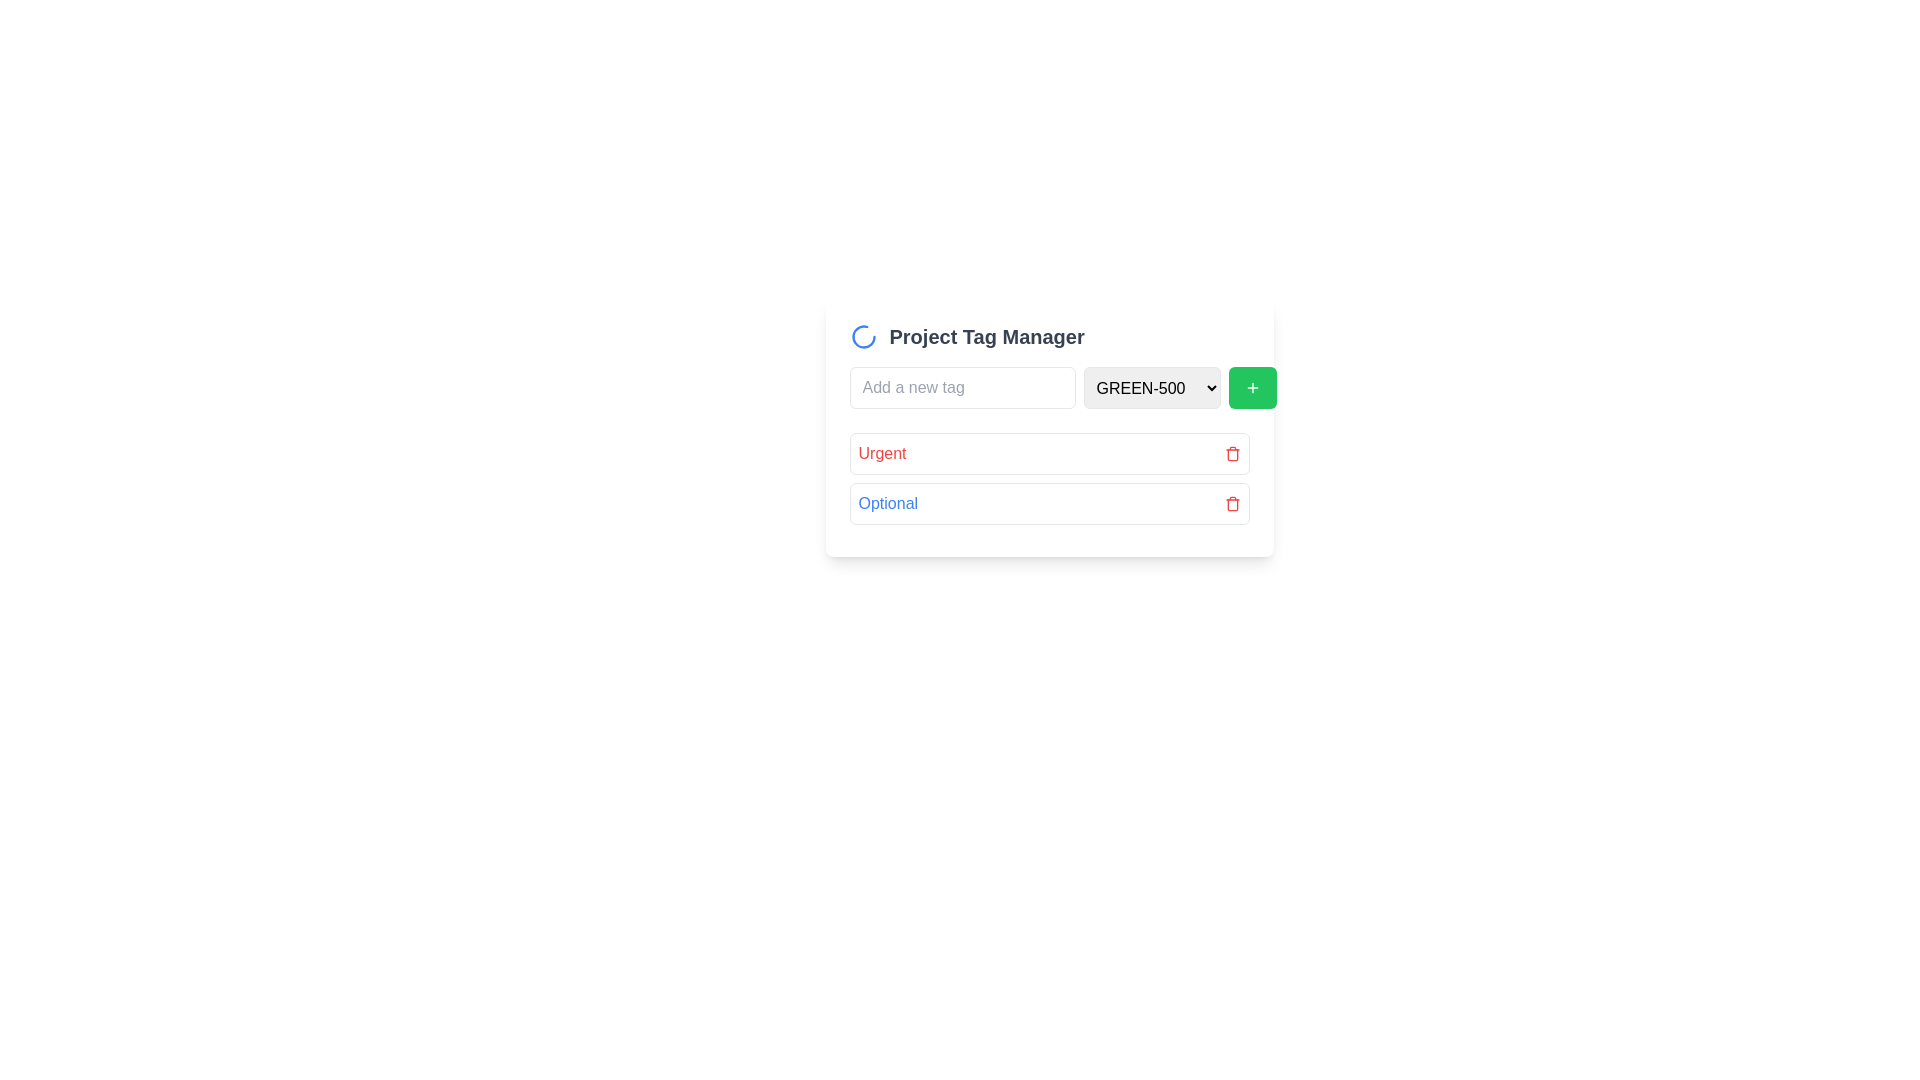 This screenshot has width=1920, height=1080. Describe the element at coordinates (1251, 388) in the screenshot. I see `the interactive button located to the right of the 'GREEN-500' dropdown menu` at that location.